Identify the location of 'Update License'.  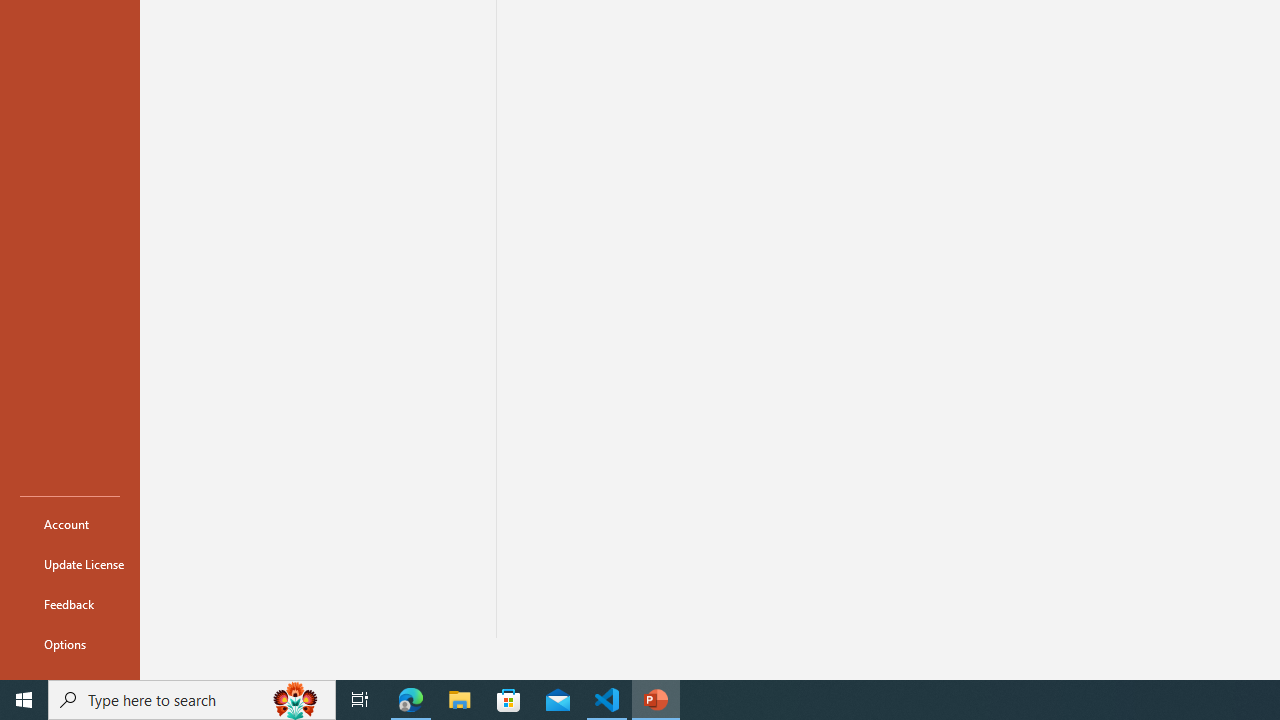
(69, 564).